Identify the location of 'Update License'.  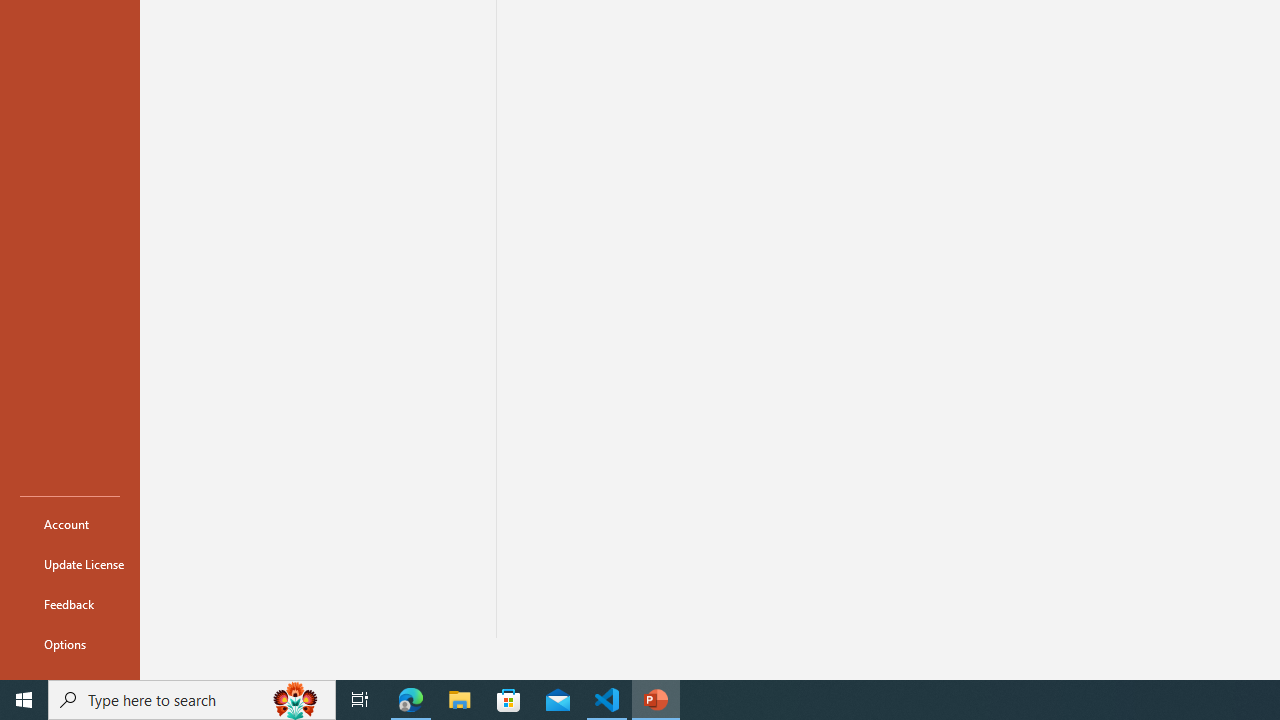
(69, 564).